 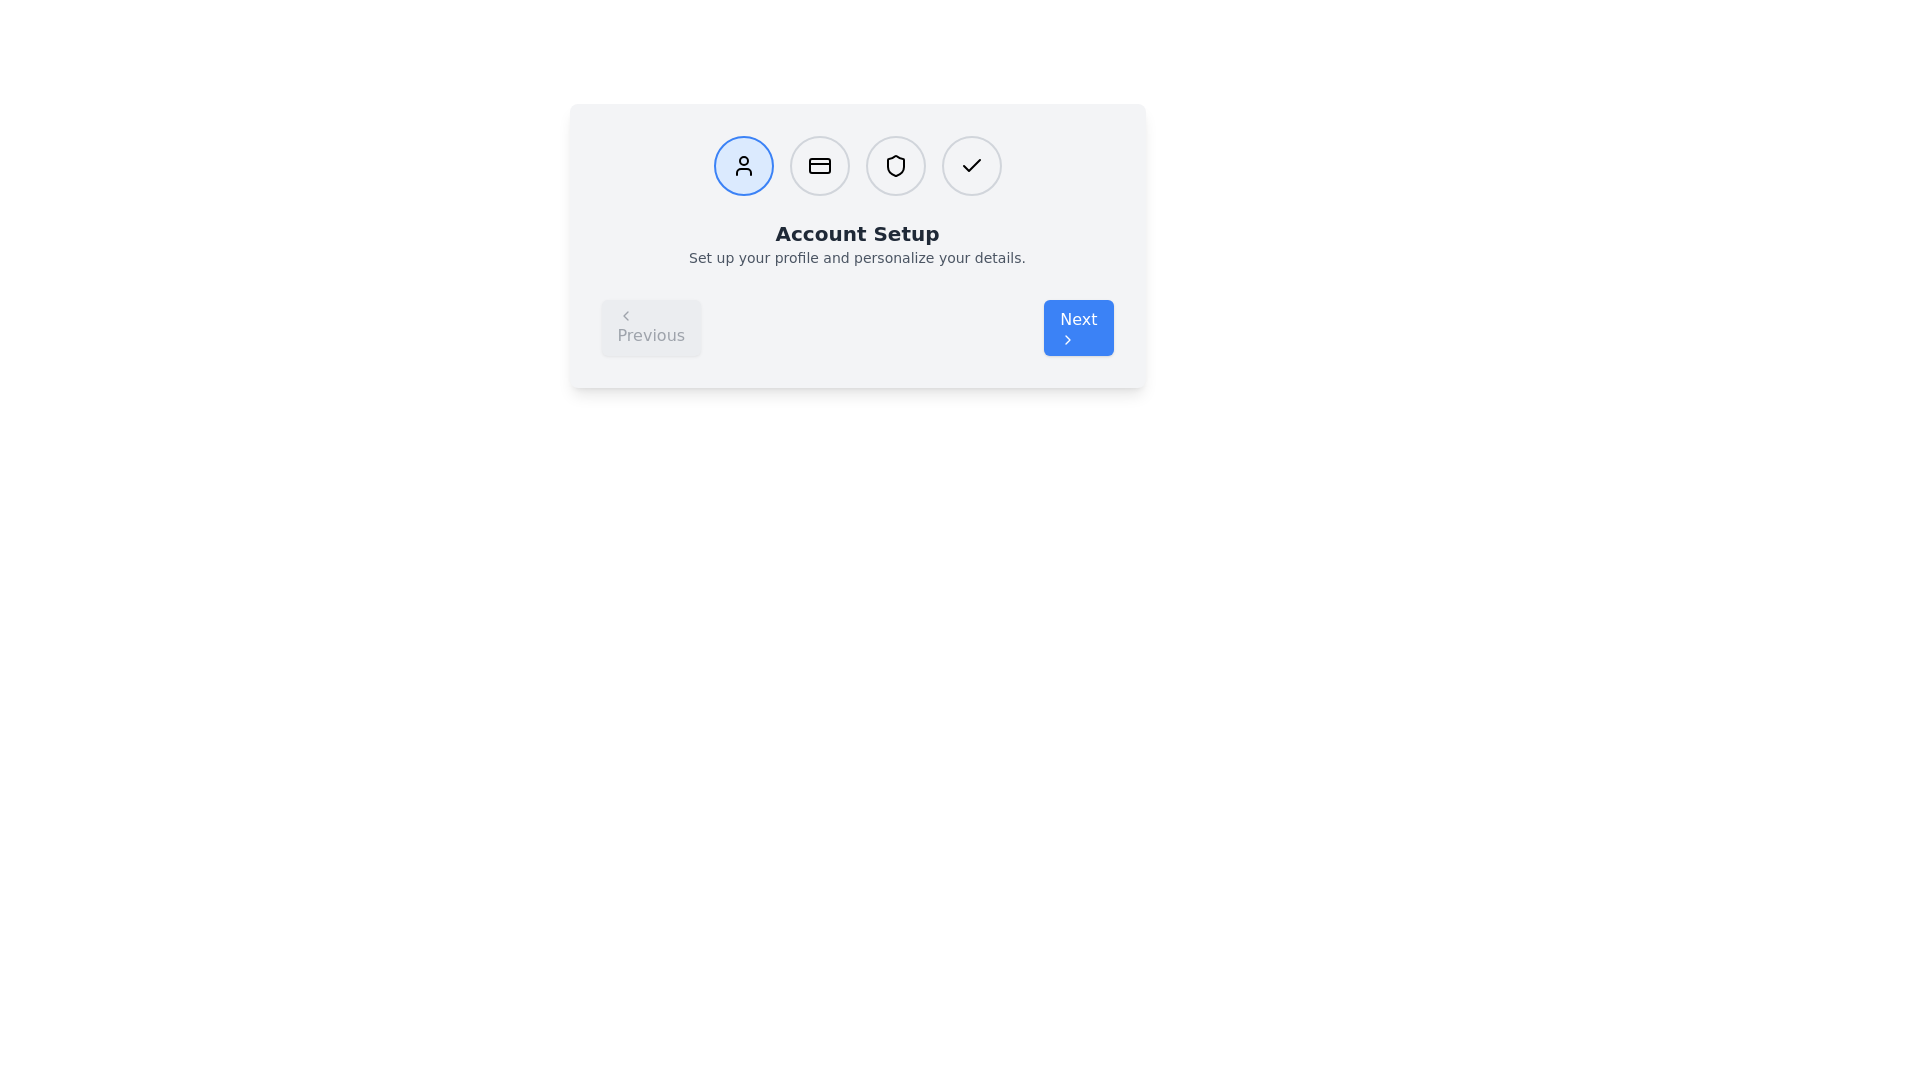 I want to click on the checkmark icon that indicates completion or selection, located within a circular area in the fourth position from the left in a row of circles at the top of the layout, so click(x=971, y=164).